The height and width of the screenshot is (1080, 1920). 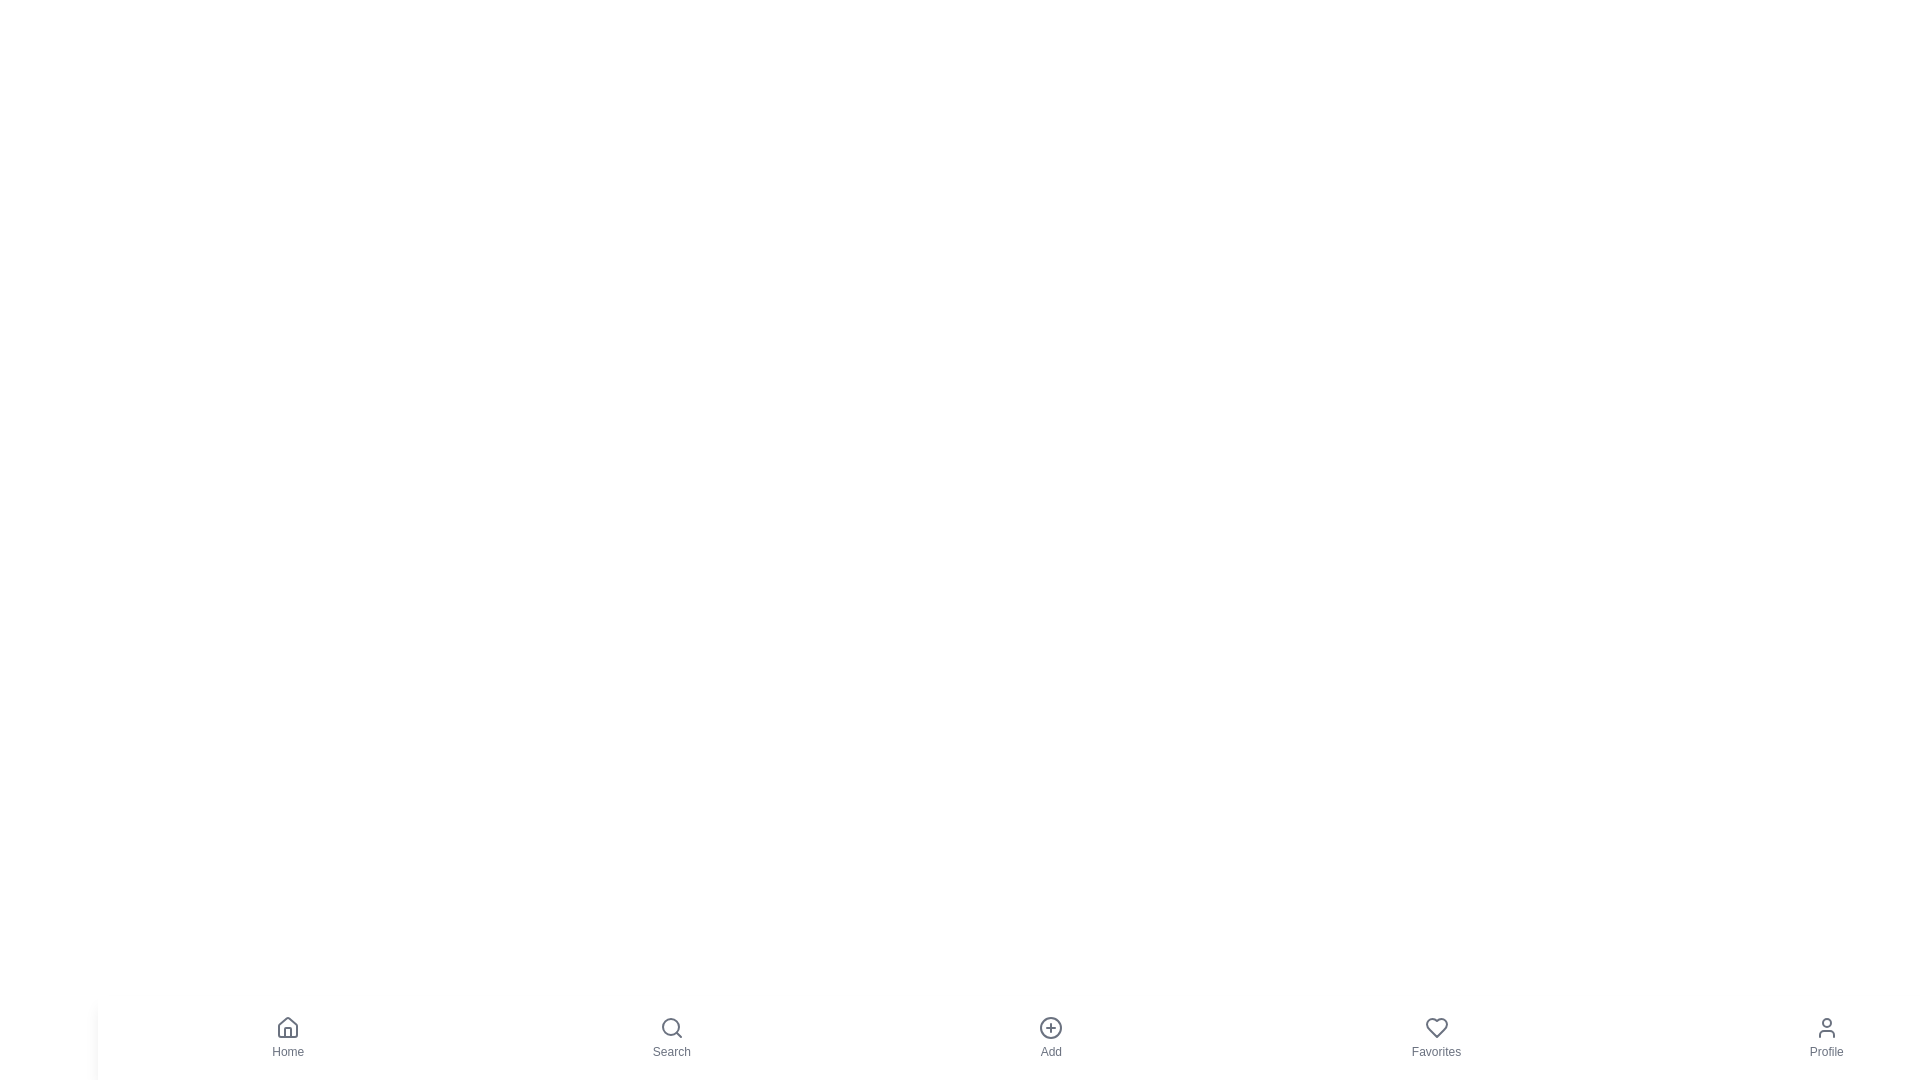 I want to click on the 'Add' text label located below the circular '+' icon in the bottom navigation bar, so click(x=1050, y=1051).